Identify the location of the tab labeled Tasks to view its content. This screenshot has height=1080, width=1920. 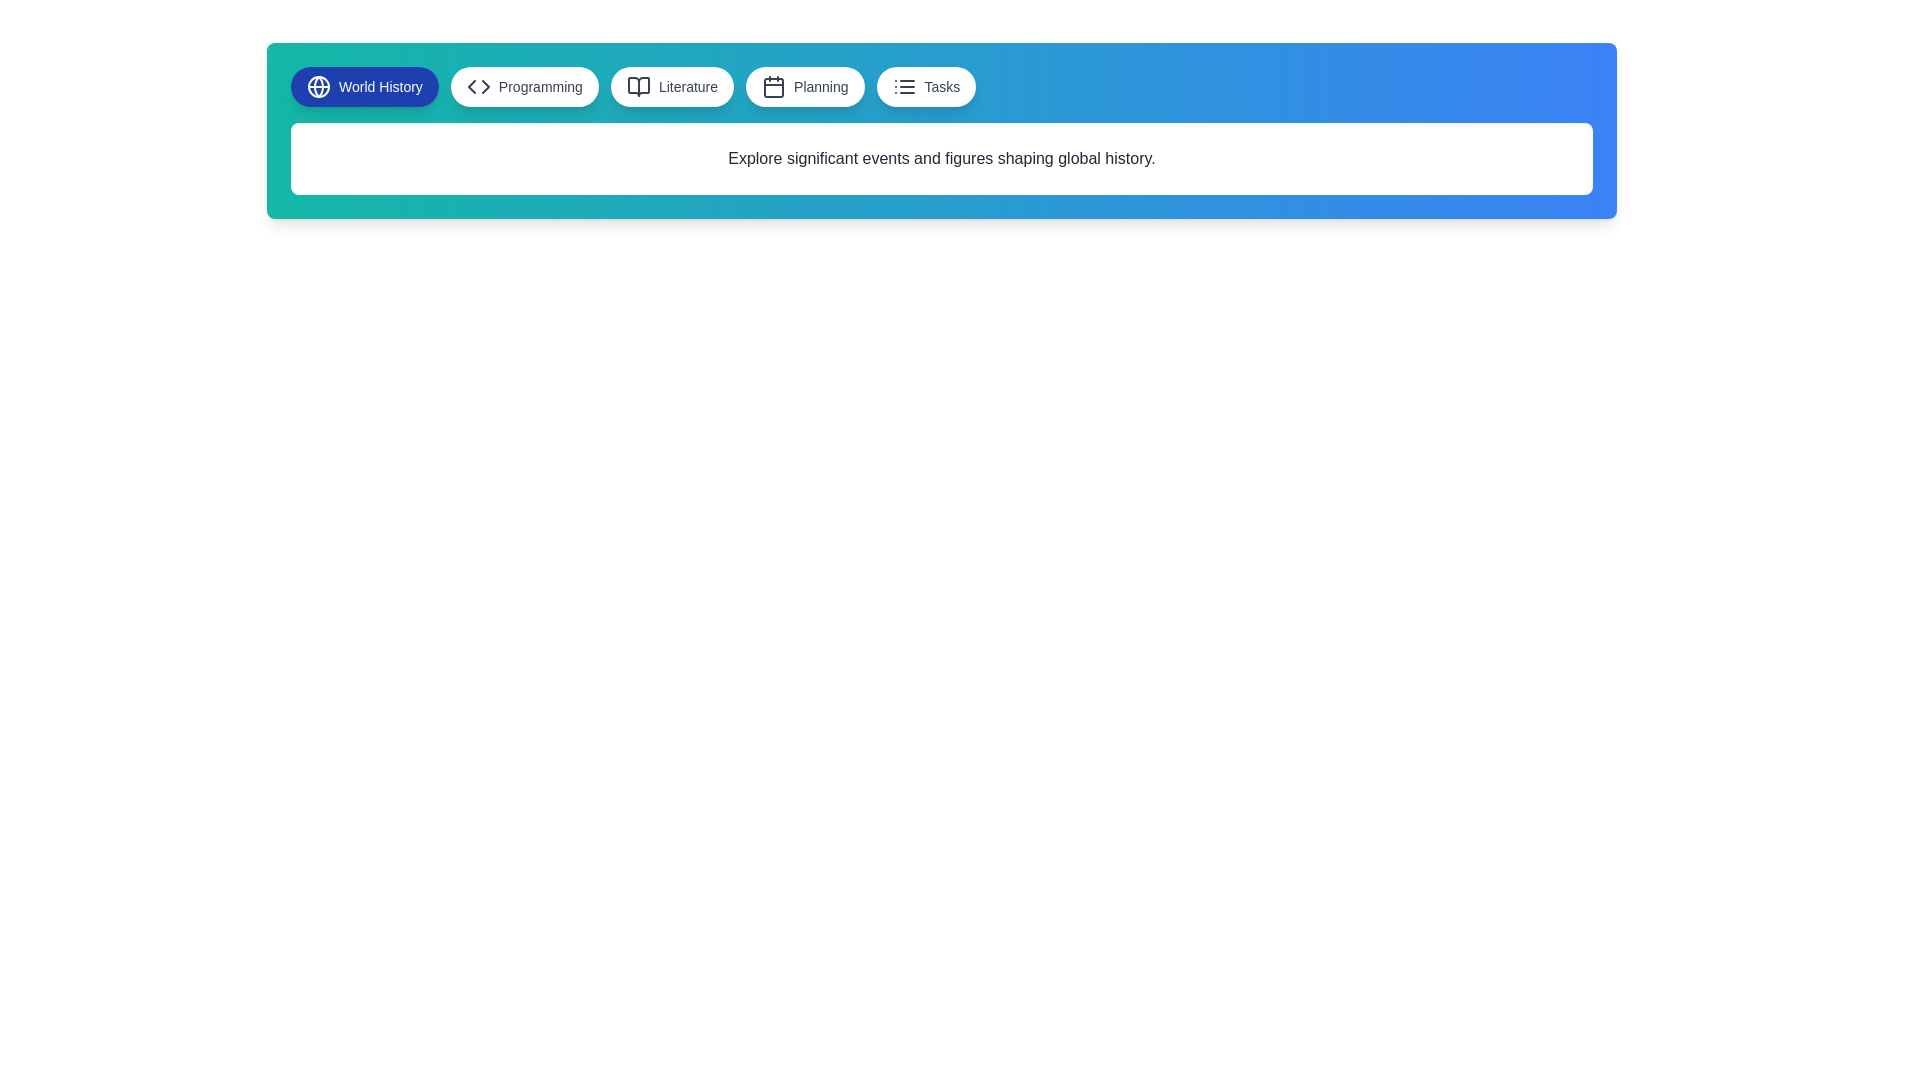
(925, 86).